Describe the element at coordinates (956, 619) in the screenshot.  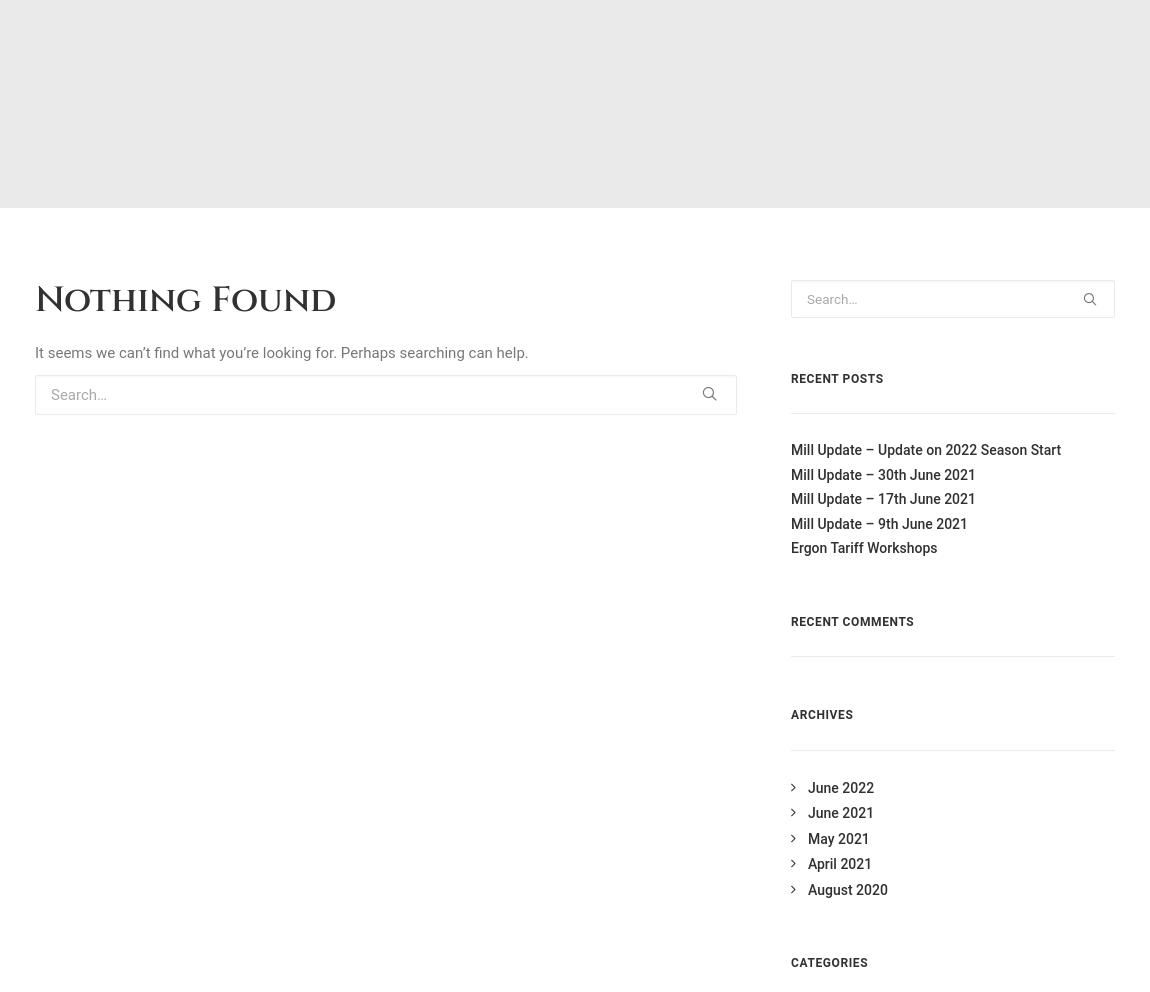
I see `'CONTACT US'` at that location.